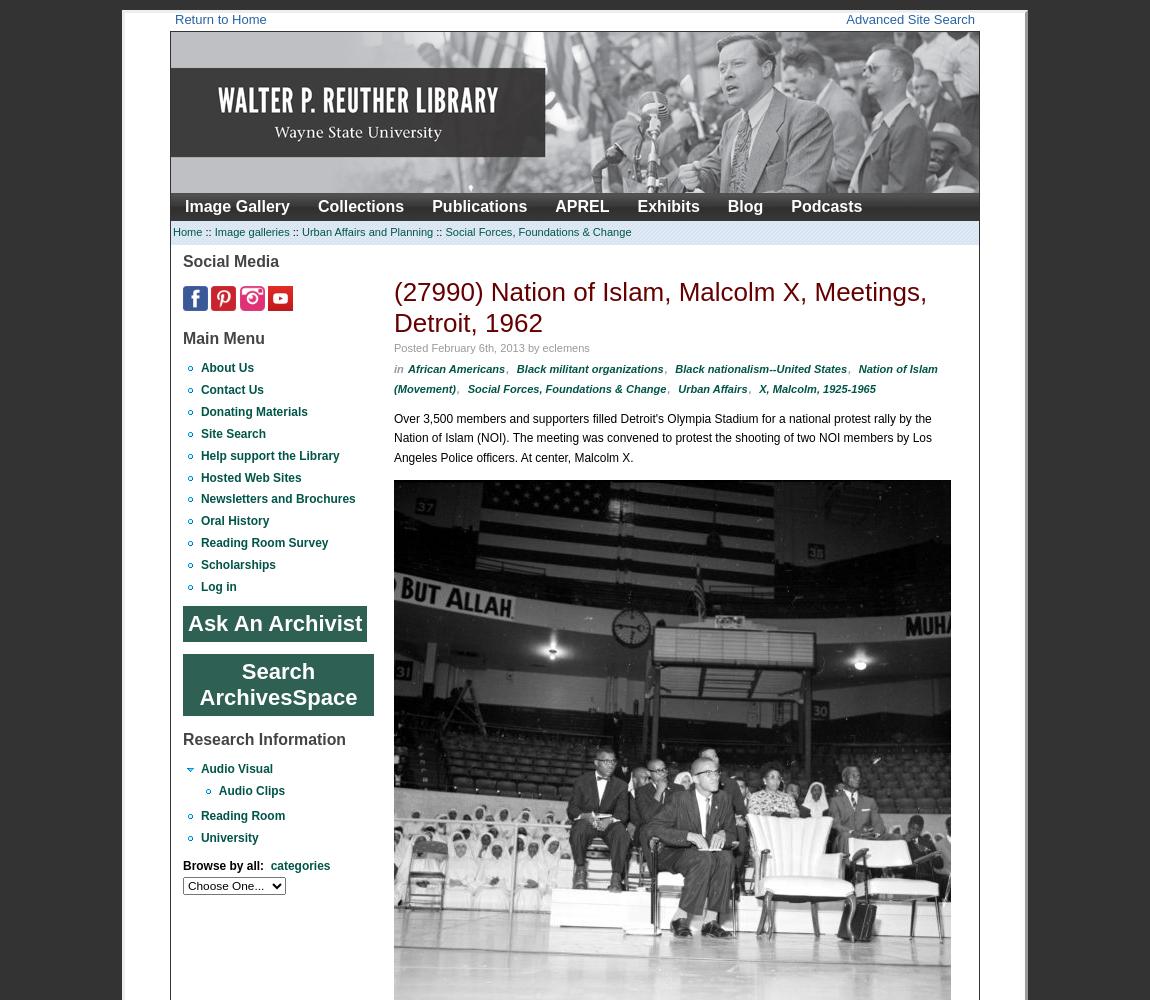 Image resolution: width=1150 pixels, height=1000 pixels. What do you see at coordinates (276, 498) in the screenshot?
I see `'Newsletters and Brochures'` at bounding box center [276, 498].